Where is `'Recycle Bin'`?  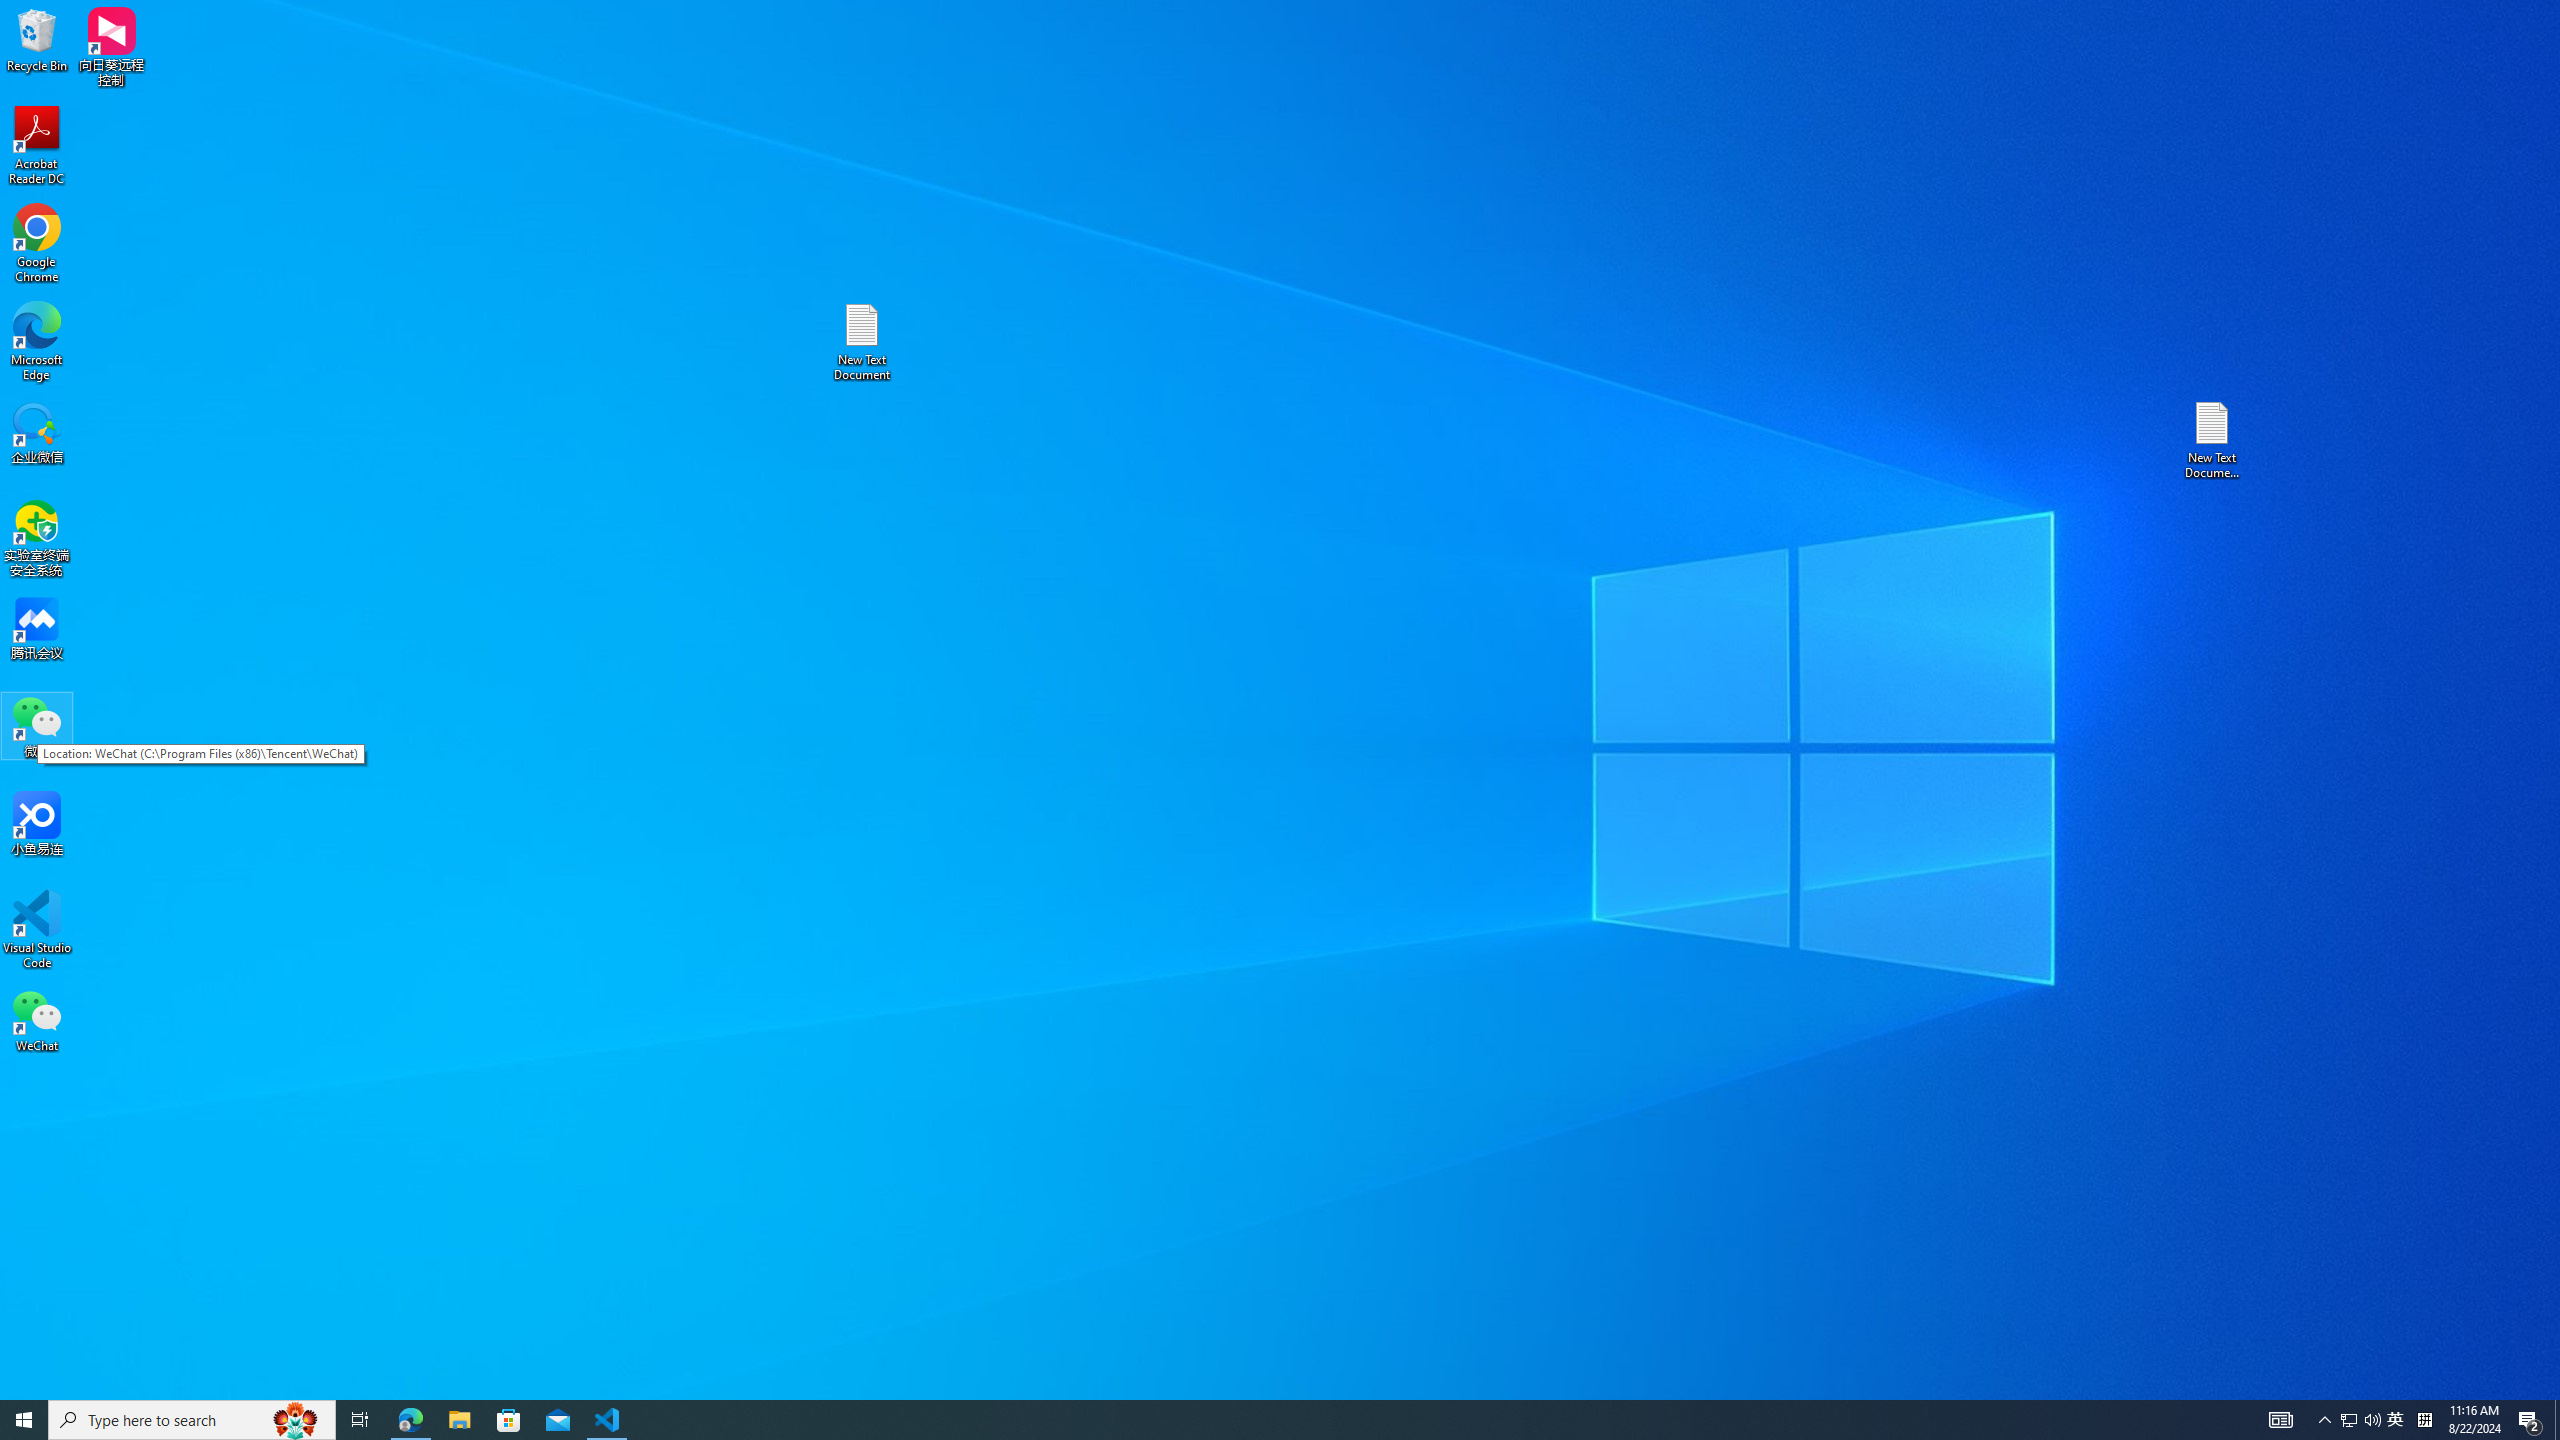
'Recycle Bin' is located at coordinates (36, 38).